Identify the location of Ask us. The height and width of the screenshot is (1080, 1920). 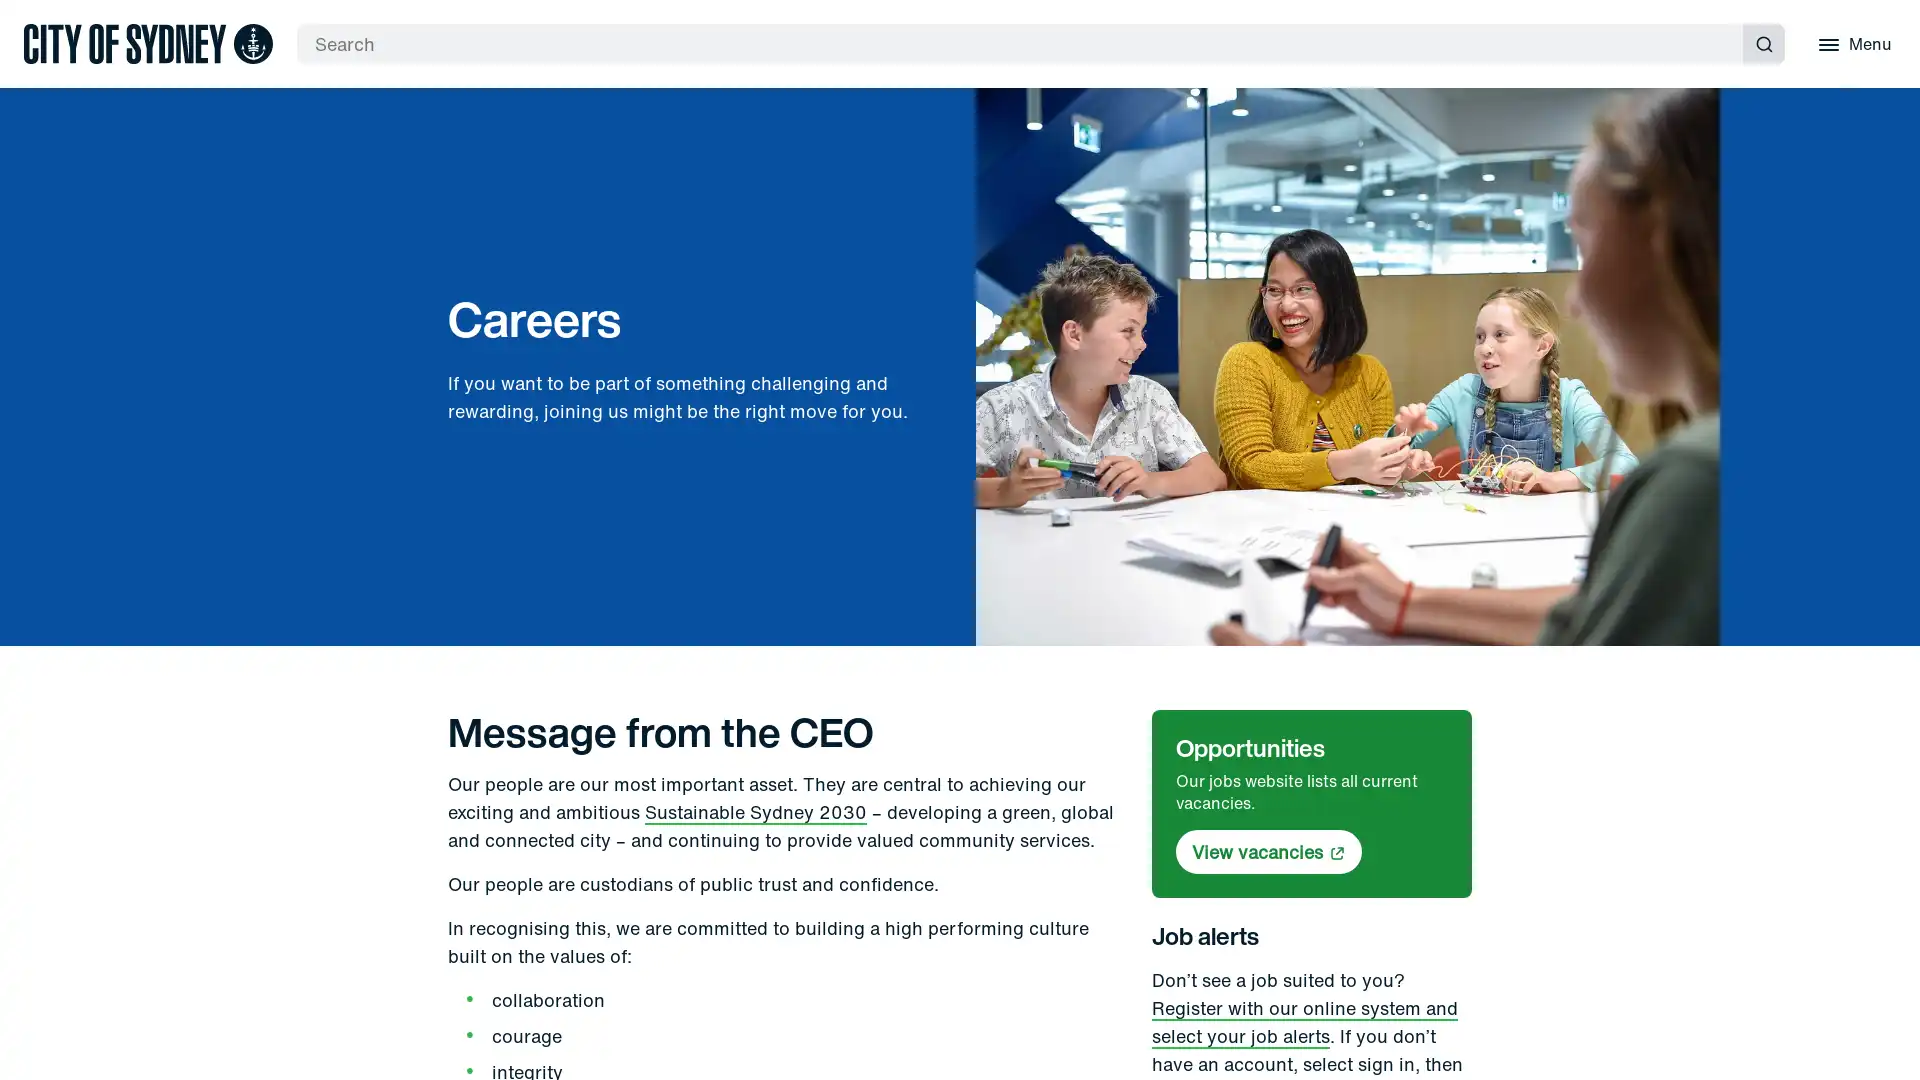
(1898, 540).